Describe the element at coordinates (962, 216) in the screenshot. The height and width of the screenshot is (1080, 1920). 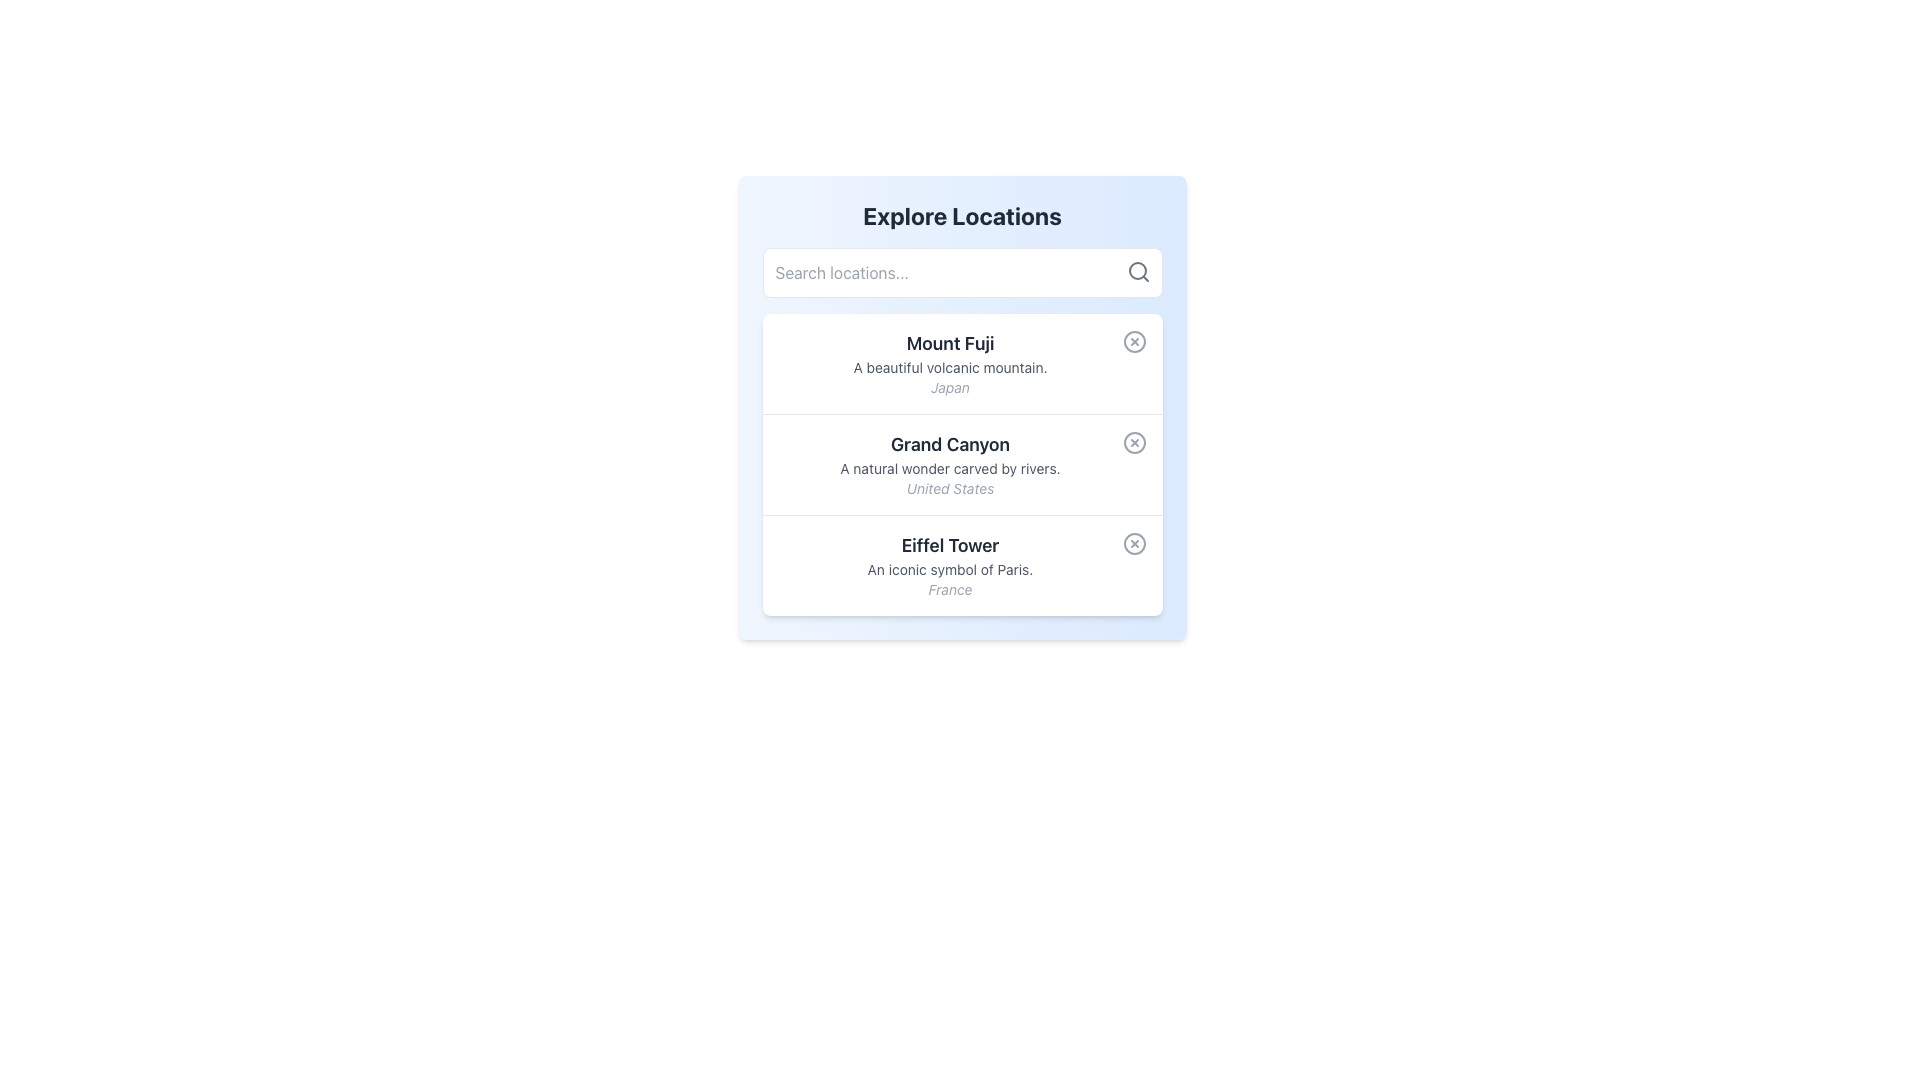
I see `the bold, large-sized text label that says 'Explore Locations', which is positioned at the top-center of the card interface` at that location.